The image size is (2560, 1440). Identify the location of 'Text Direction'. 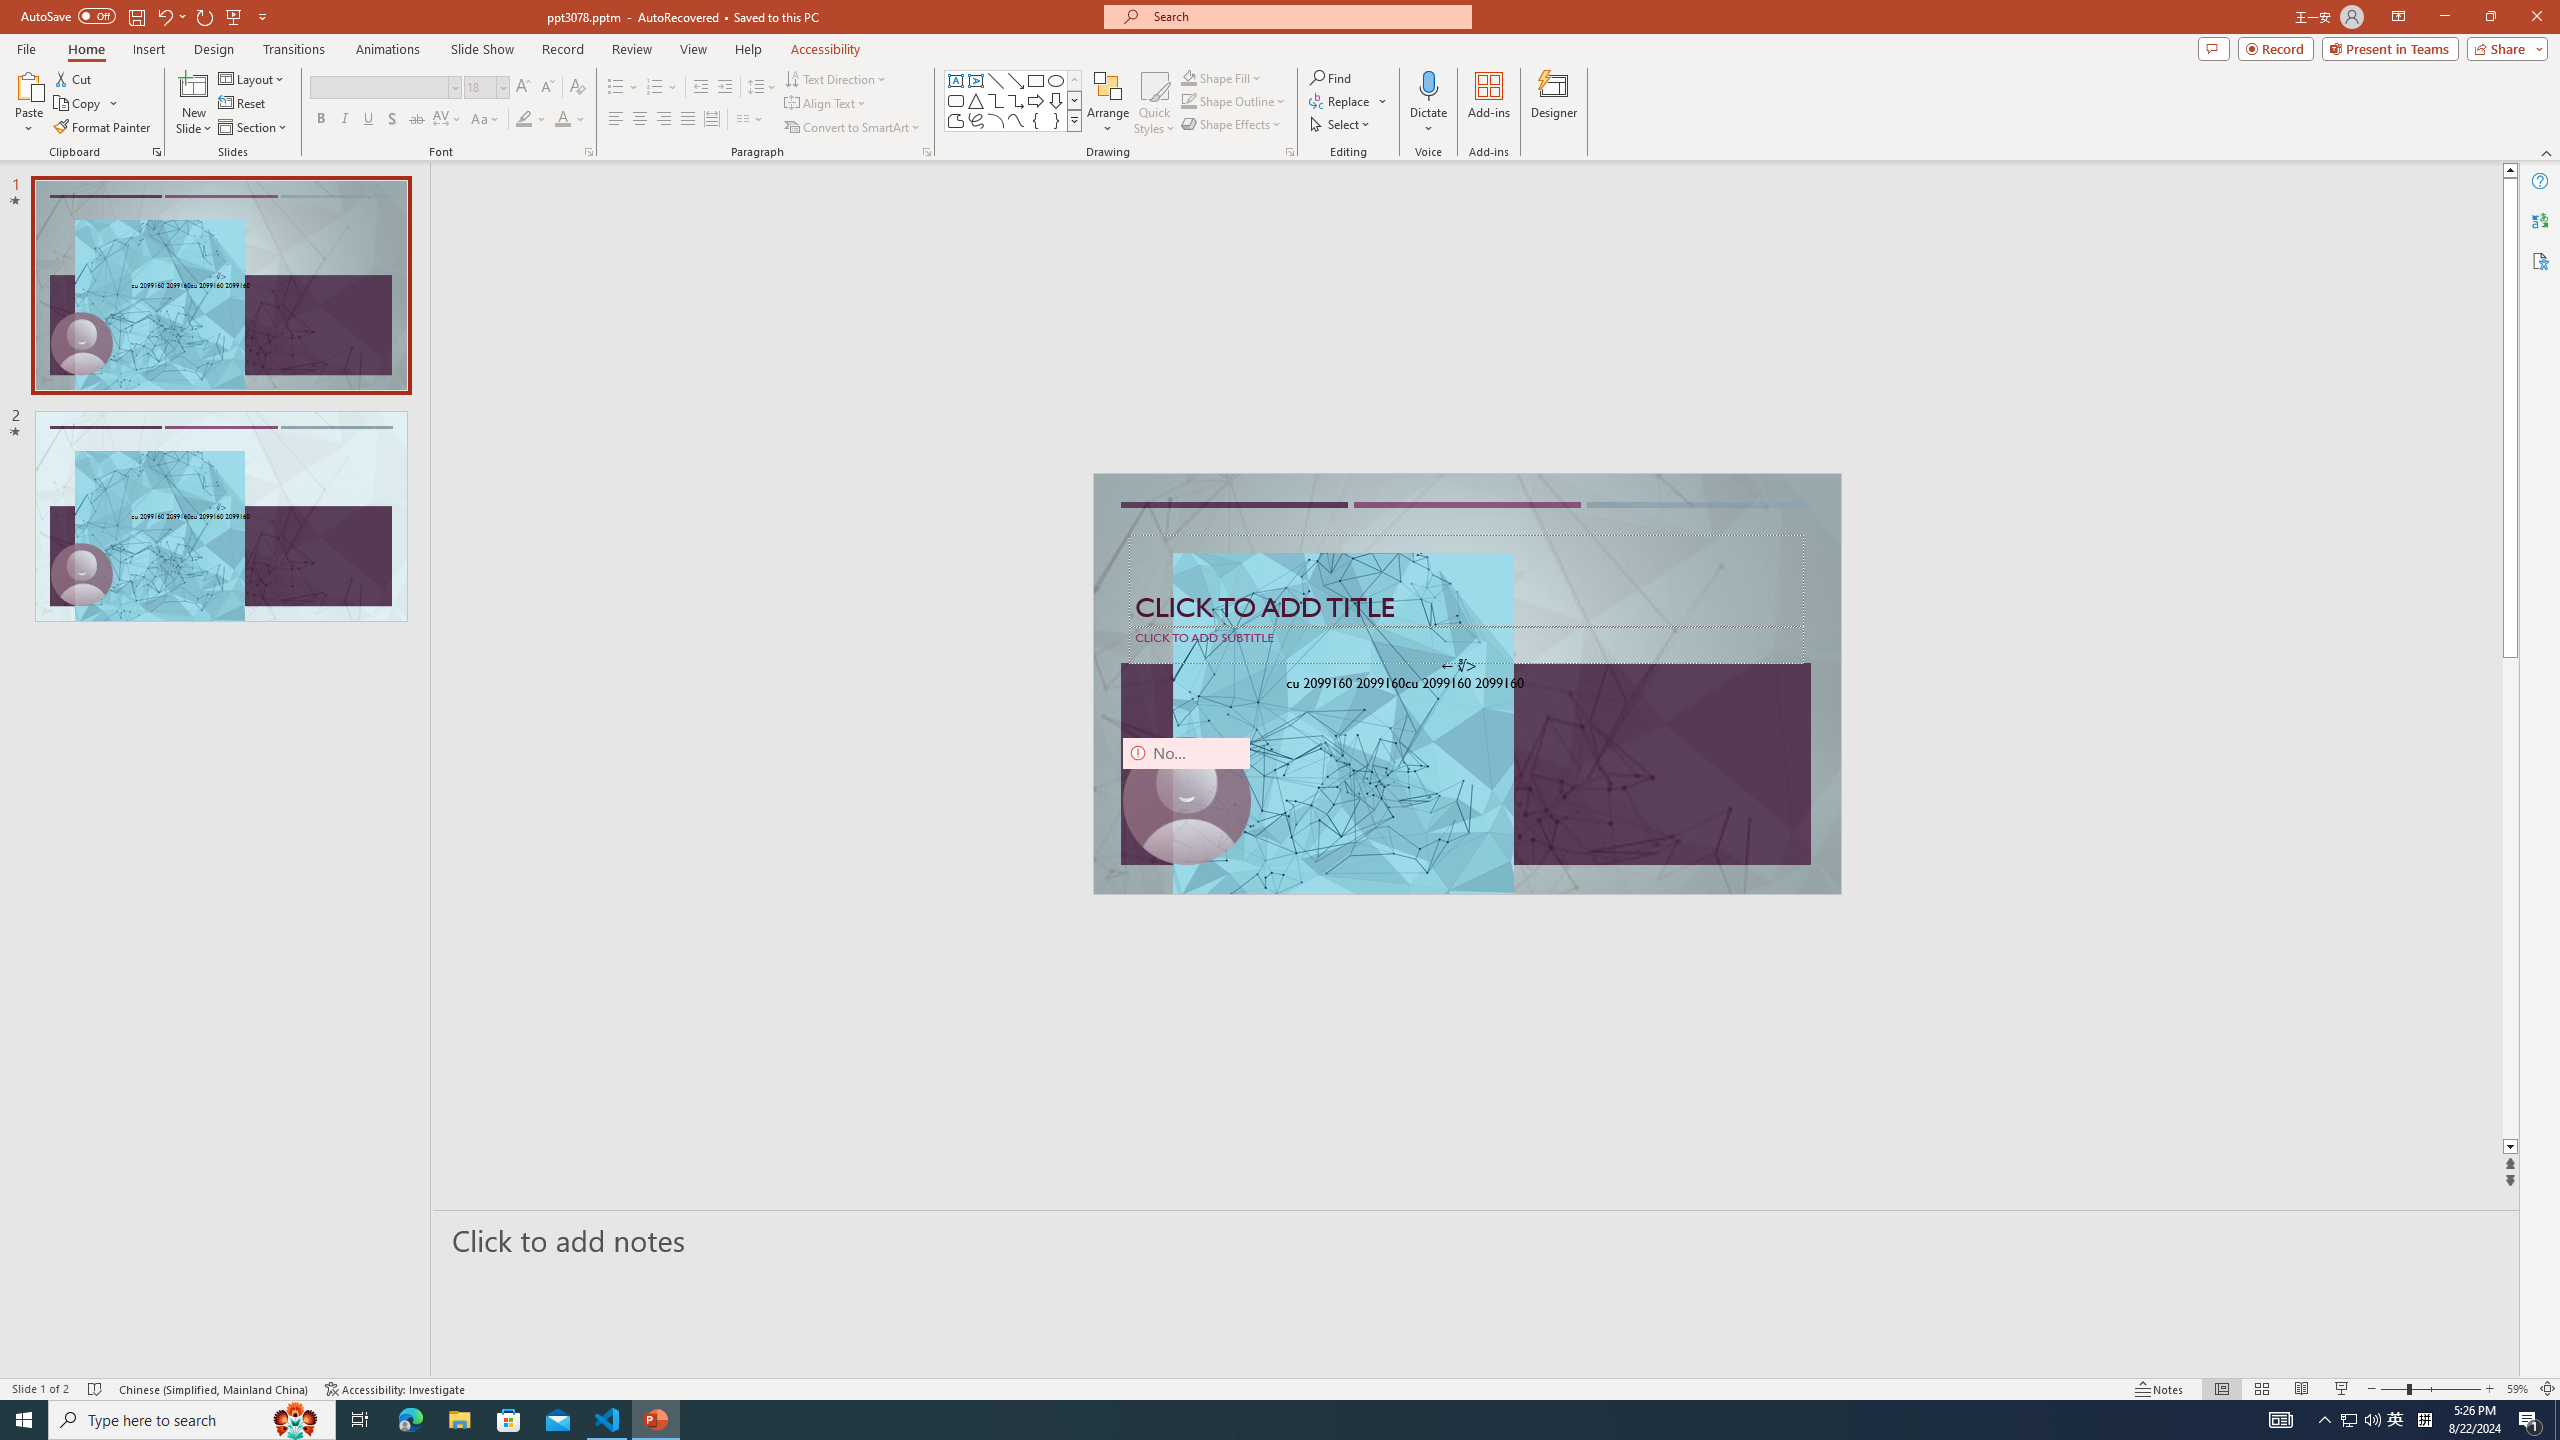
(836, 78).